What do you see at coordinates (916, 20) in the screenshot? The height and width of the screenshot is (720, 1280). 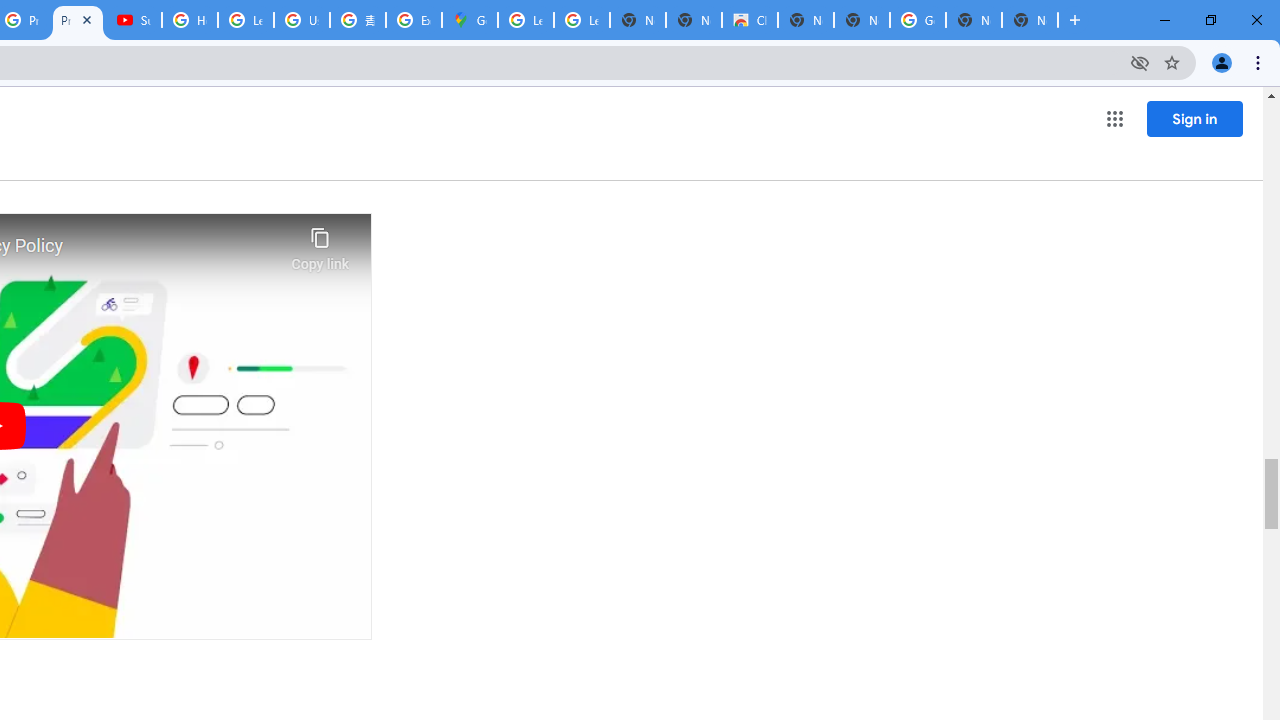 I see `'Google Images'` at bounding box center [916, 20].